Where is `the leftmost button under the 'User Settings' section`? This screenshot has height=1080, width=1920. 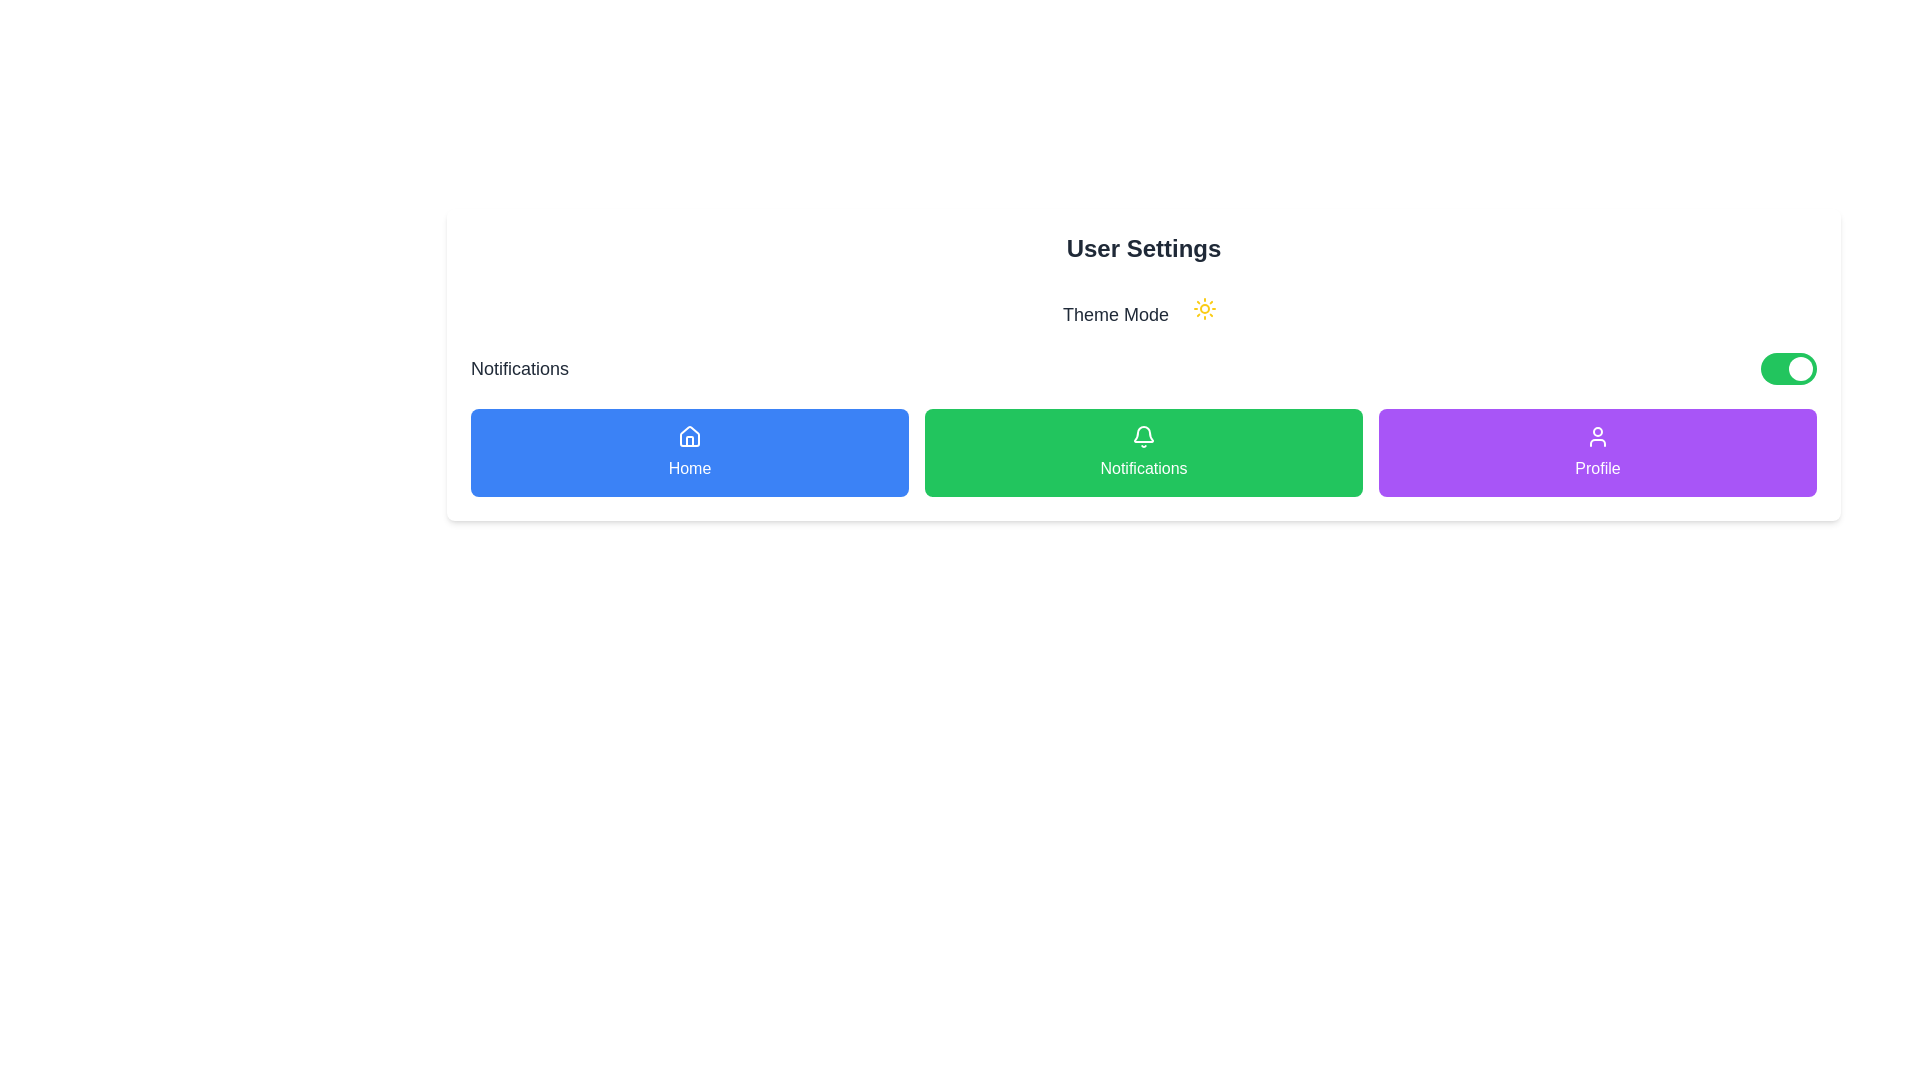 the leftmost button under the 'User Settings' section is located at coordinates (690, 452).